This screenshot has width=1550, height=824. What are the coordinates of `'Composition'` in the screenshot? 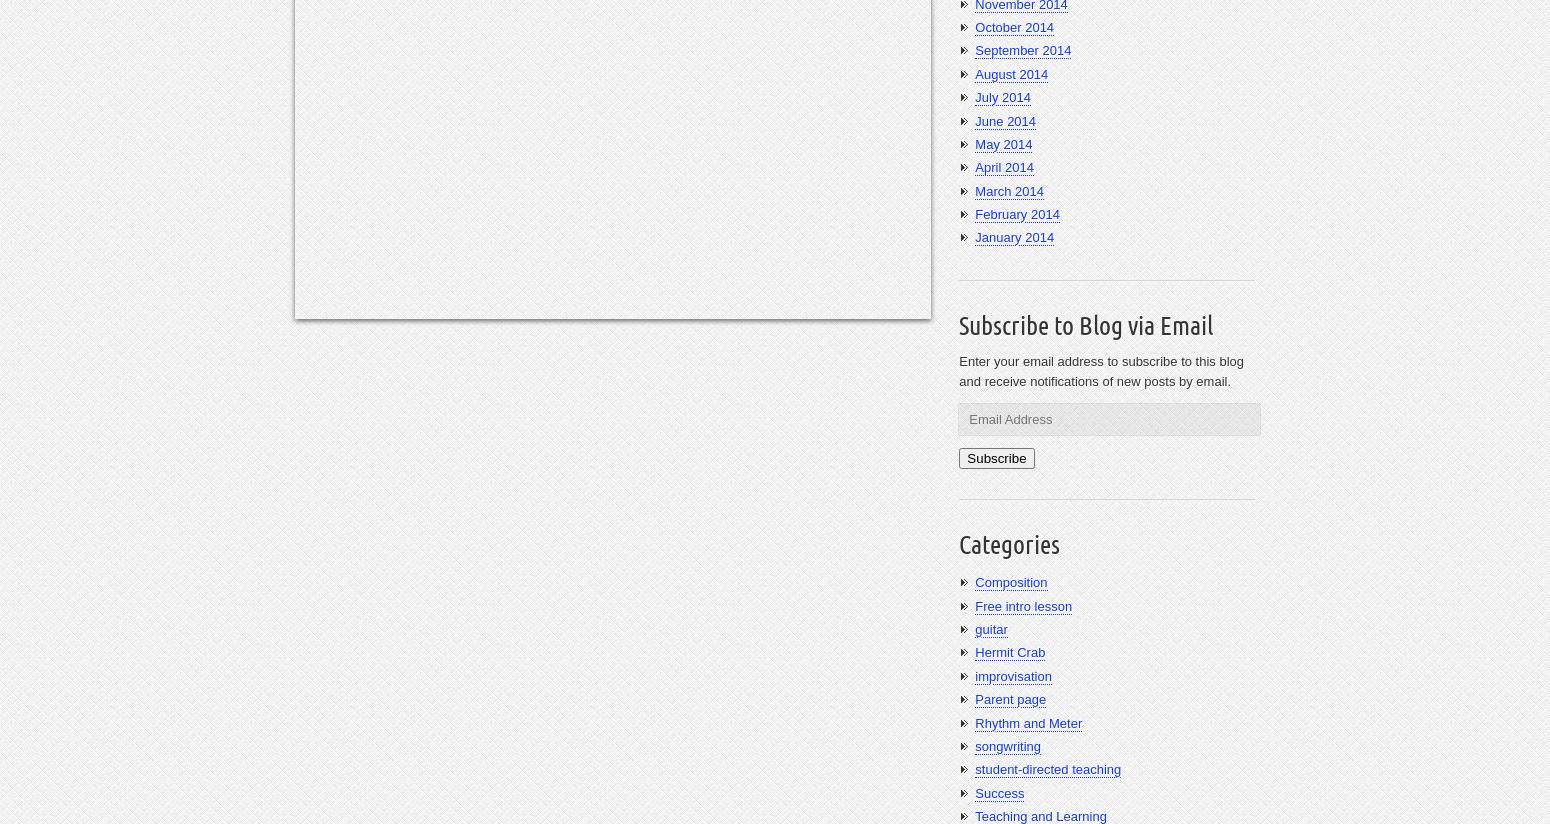 It's located at (1011, 581).